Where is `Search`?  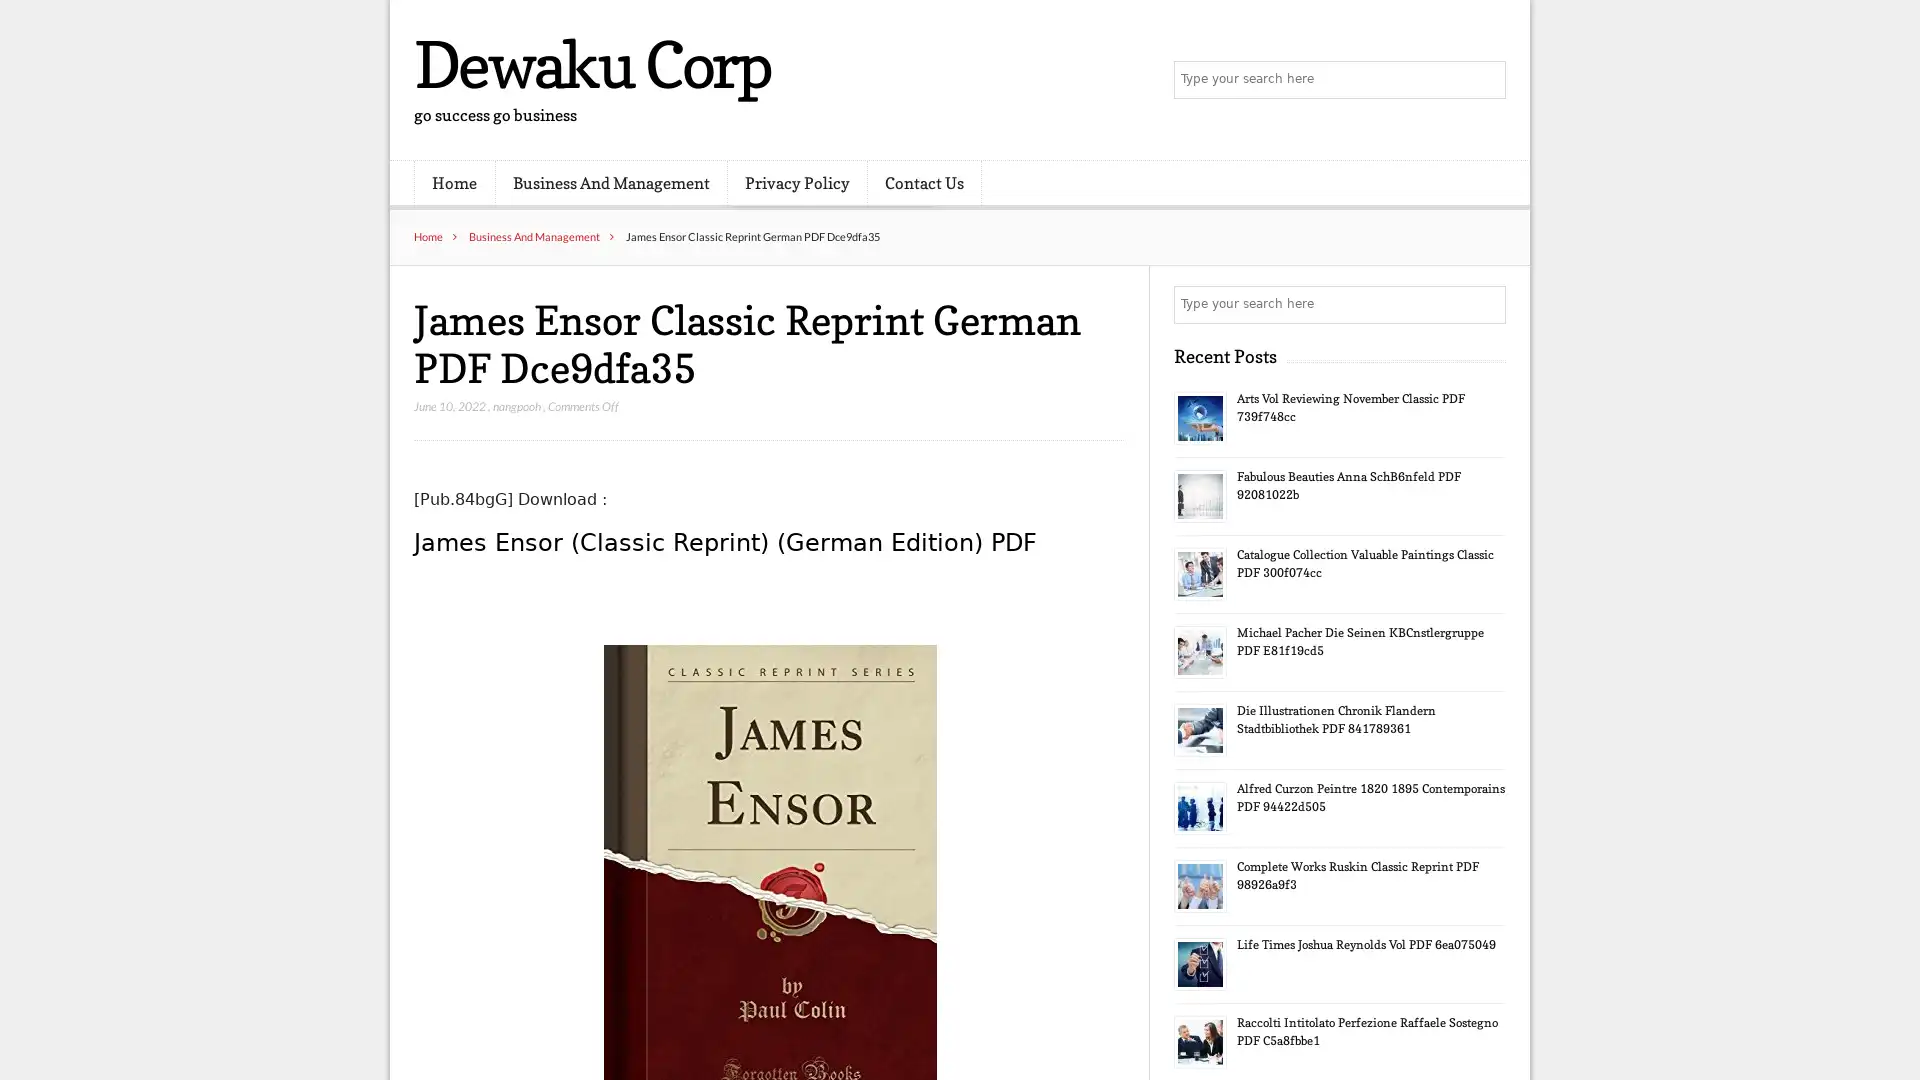 Search is located at coordinates (1485, 80).